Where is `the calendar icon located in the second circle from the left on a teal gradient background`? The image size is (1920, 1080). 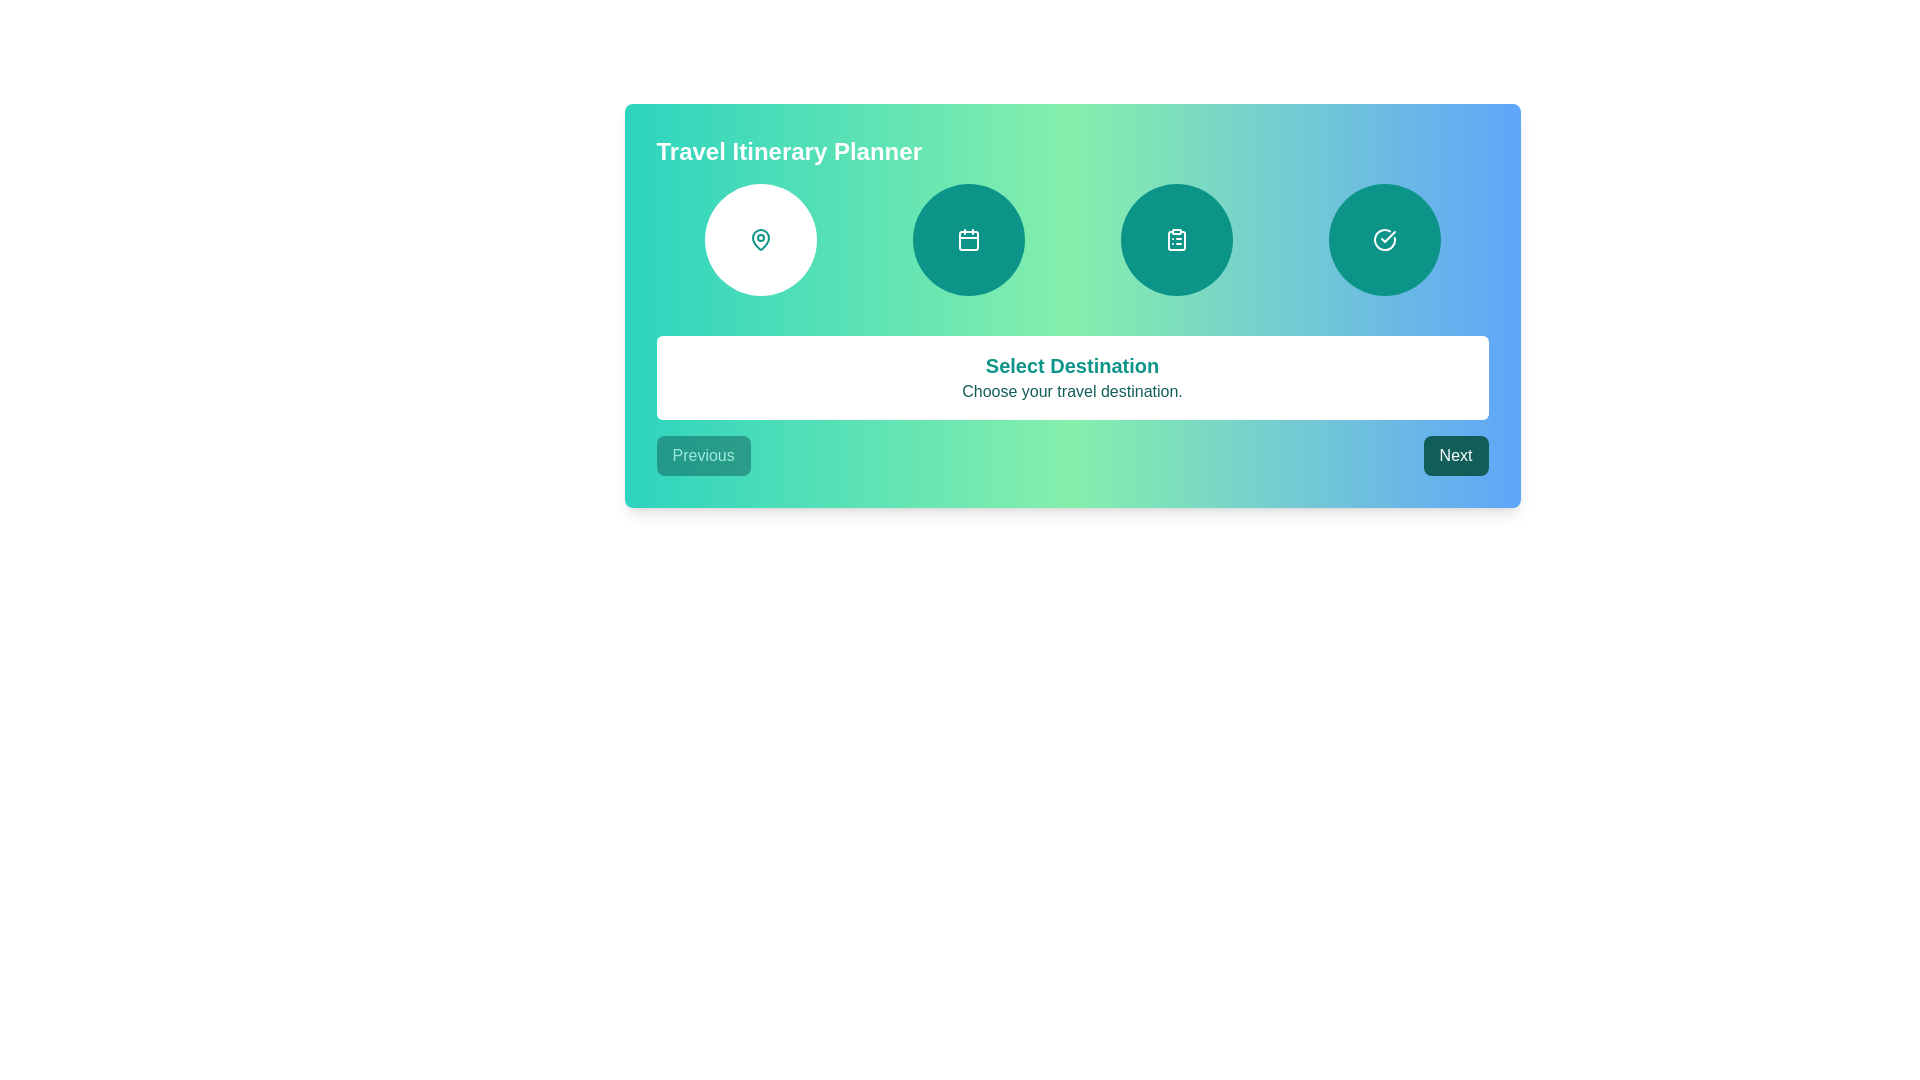
the calendar icon located in the second circle from the left on a teal gradient background is located at coordinates (968, 238).